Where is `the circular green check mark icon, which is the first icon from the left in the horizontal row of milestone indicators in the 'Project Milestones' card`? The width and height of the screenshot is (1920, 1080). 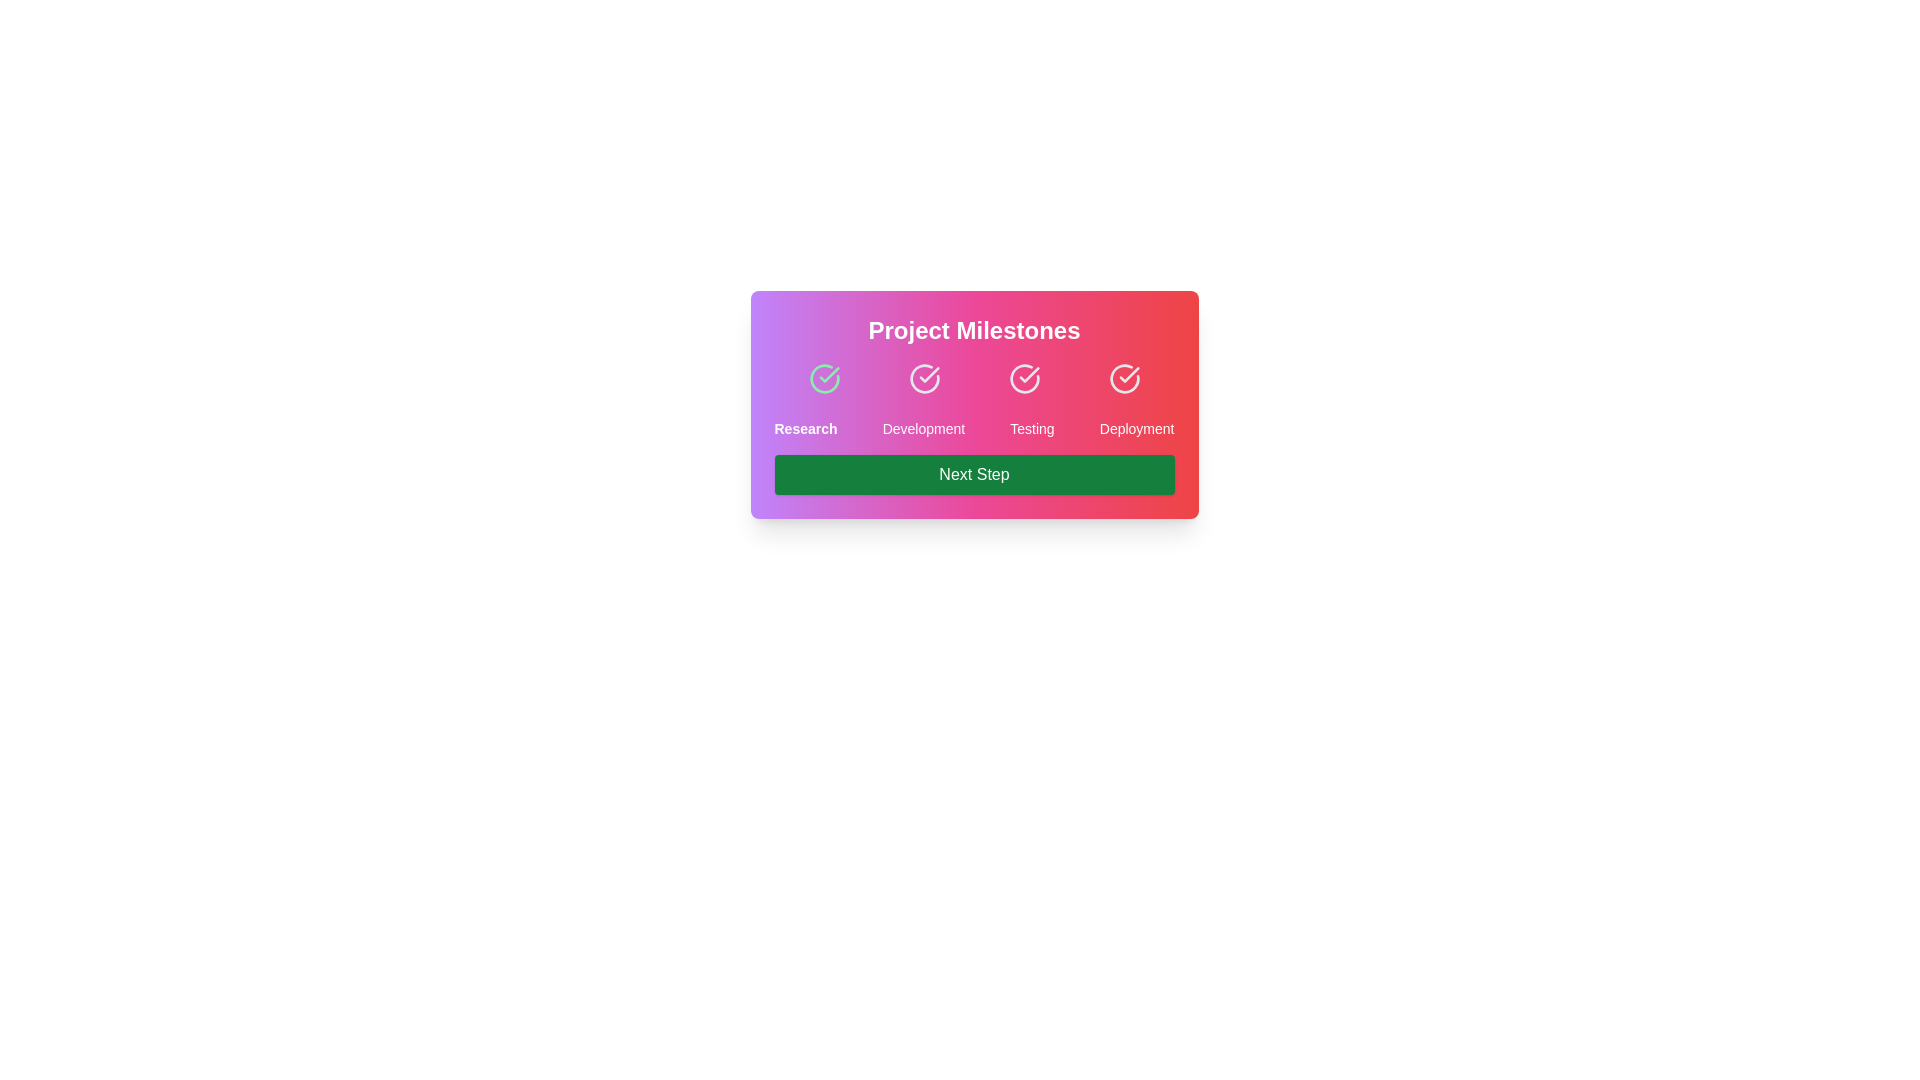 the circular green check mark icon, which is the first icon from the left in the horizontal row of milestone indicators in the 'Project Milestones' card is located at coordinates (824, 378).